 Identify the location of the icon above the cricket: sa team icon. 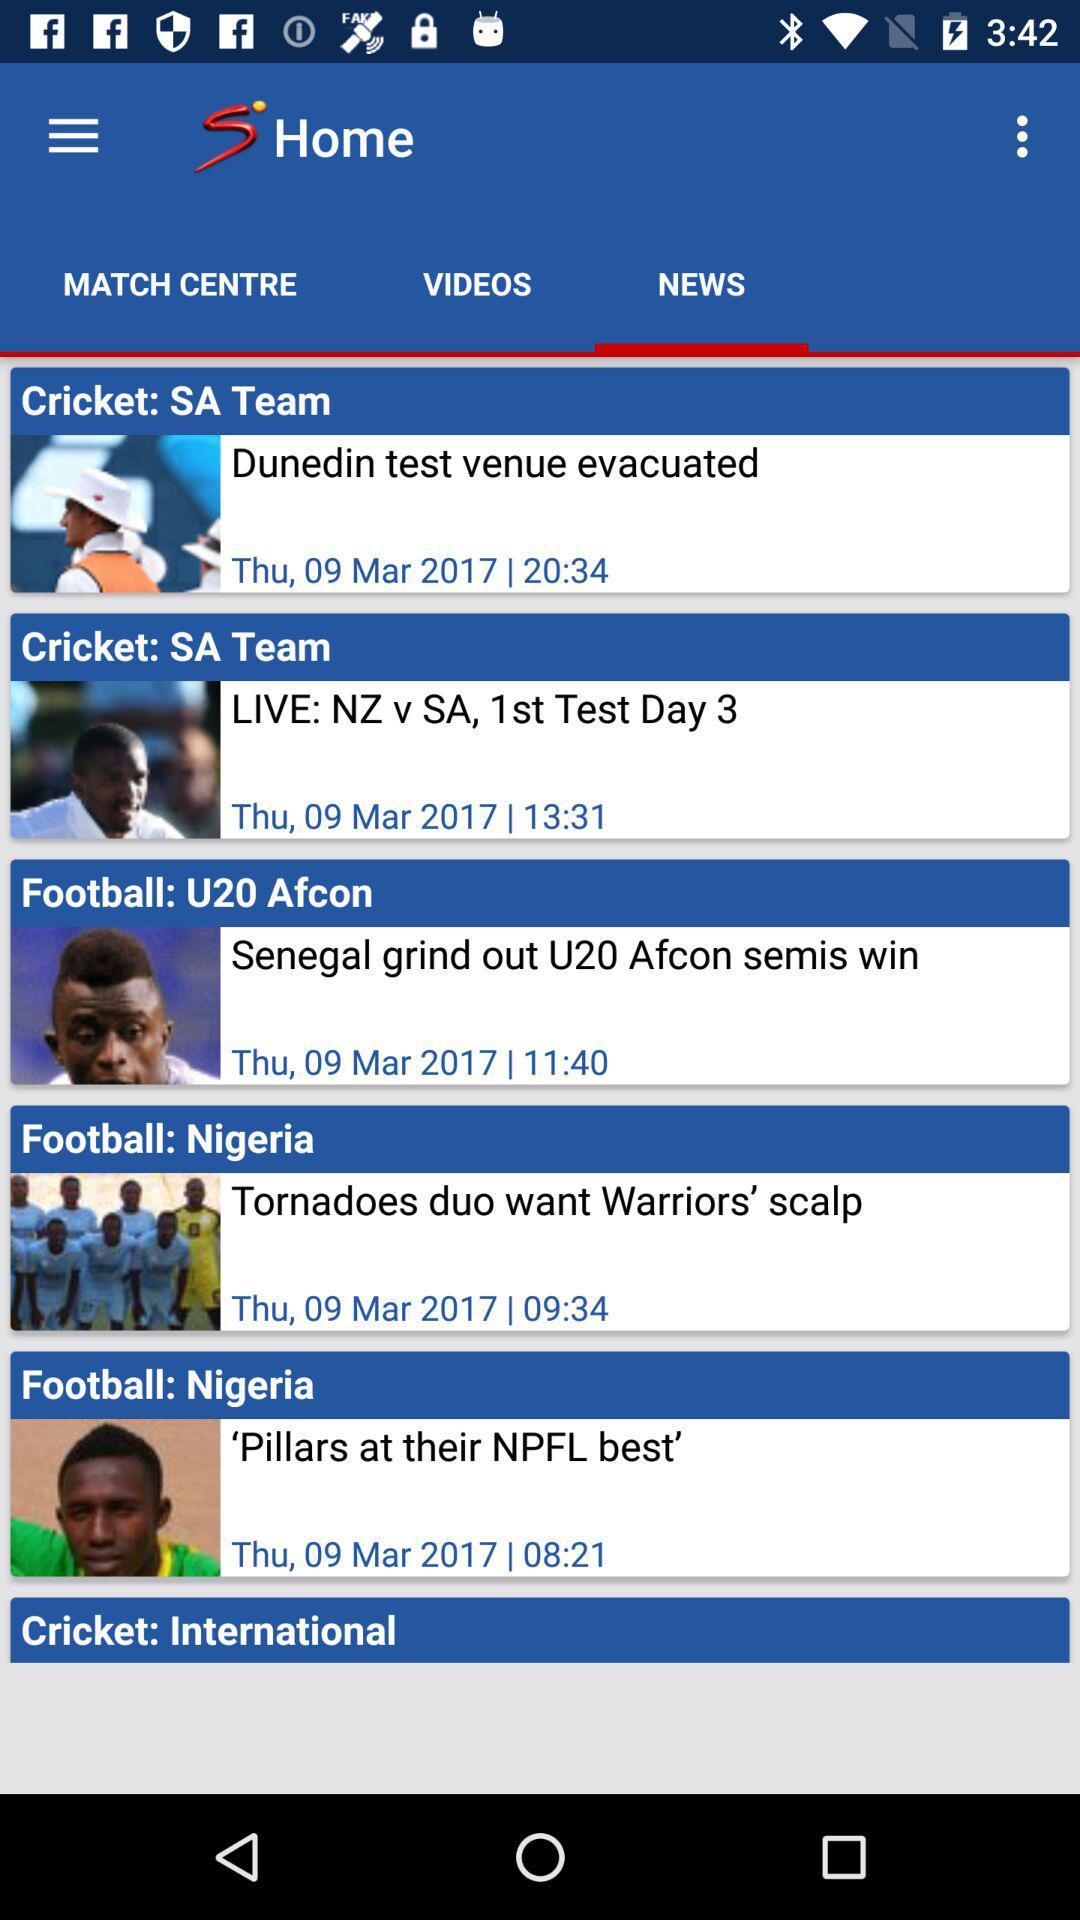
(1027, 135).